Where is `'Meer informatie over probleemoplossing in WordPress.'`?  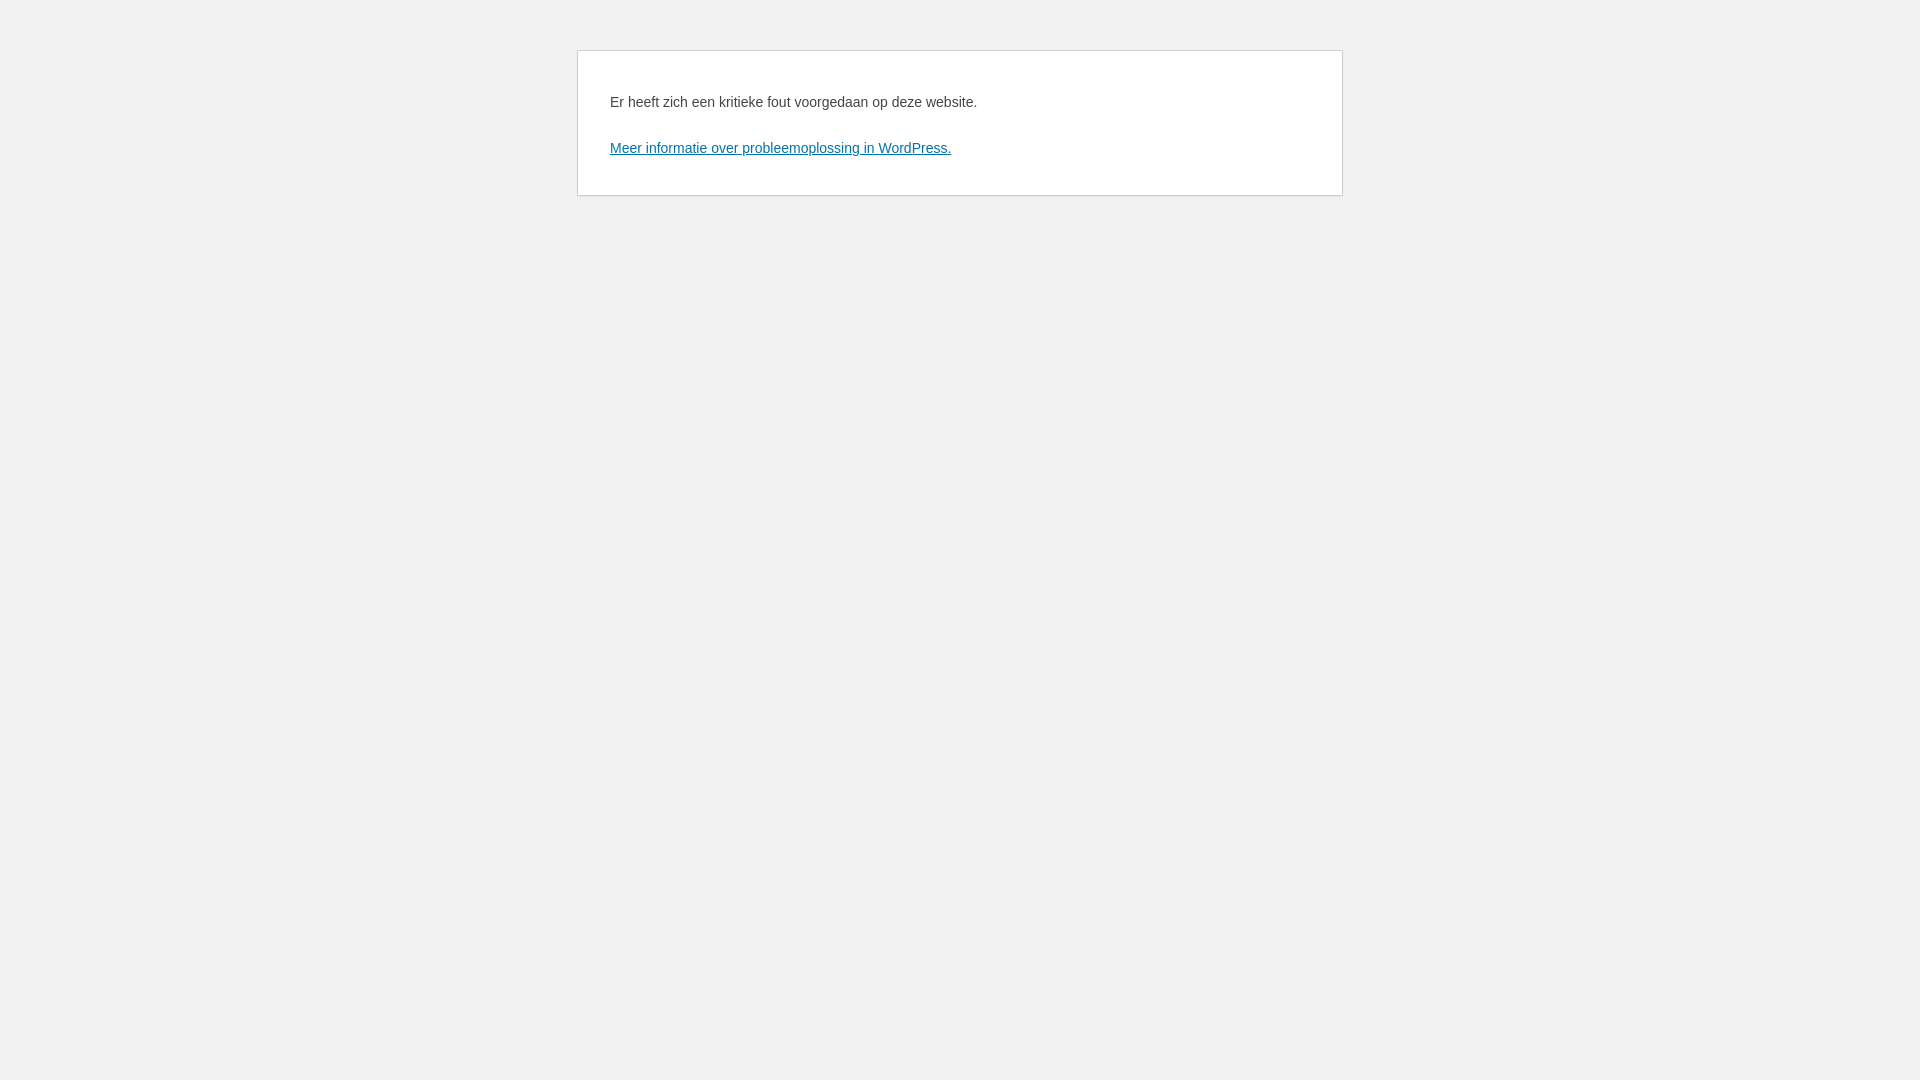
'Meer informatie over probleemoplossing in WordPress.' is located at coordinates (779, 146).